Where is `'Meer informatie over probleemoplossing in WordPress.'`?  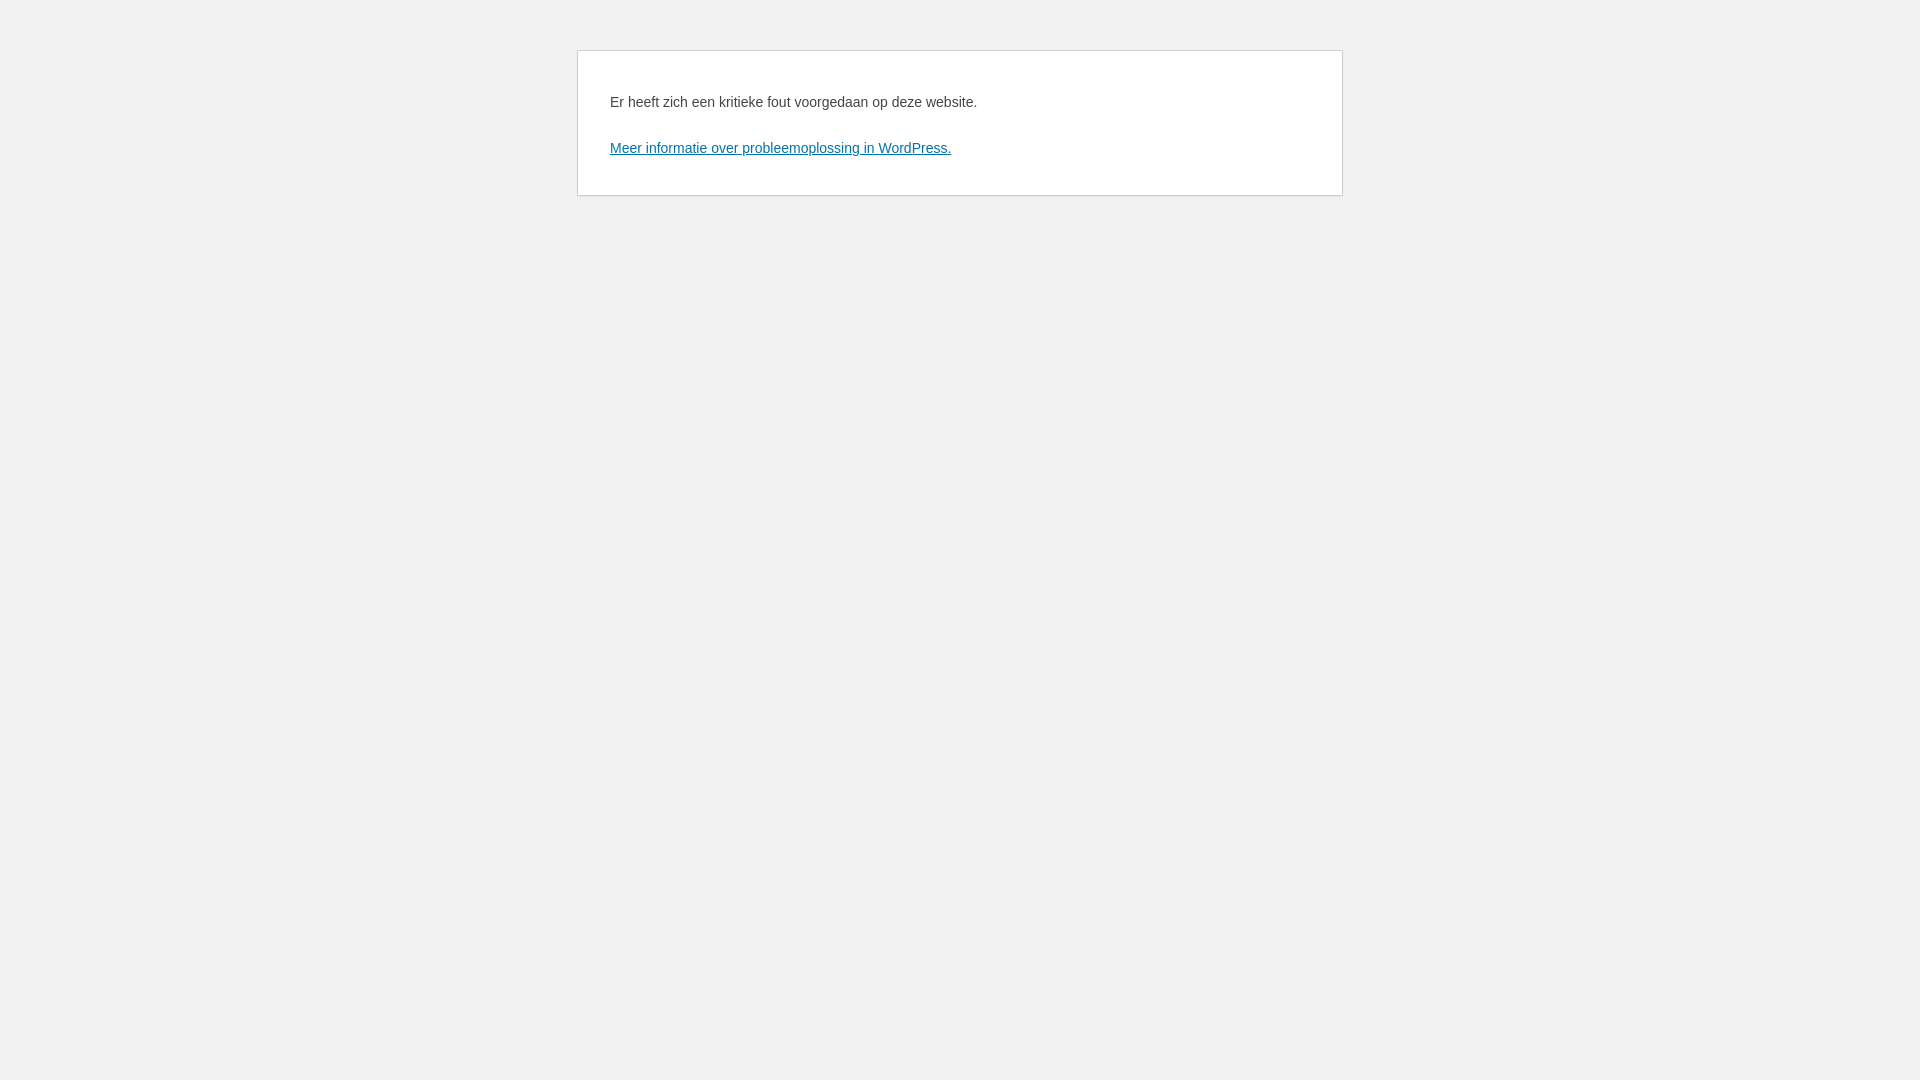
'Meer informatie over probleemoplossing in WordPress.' is located at coordinates (779, 146).